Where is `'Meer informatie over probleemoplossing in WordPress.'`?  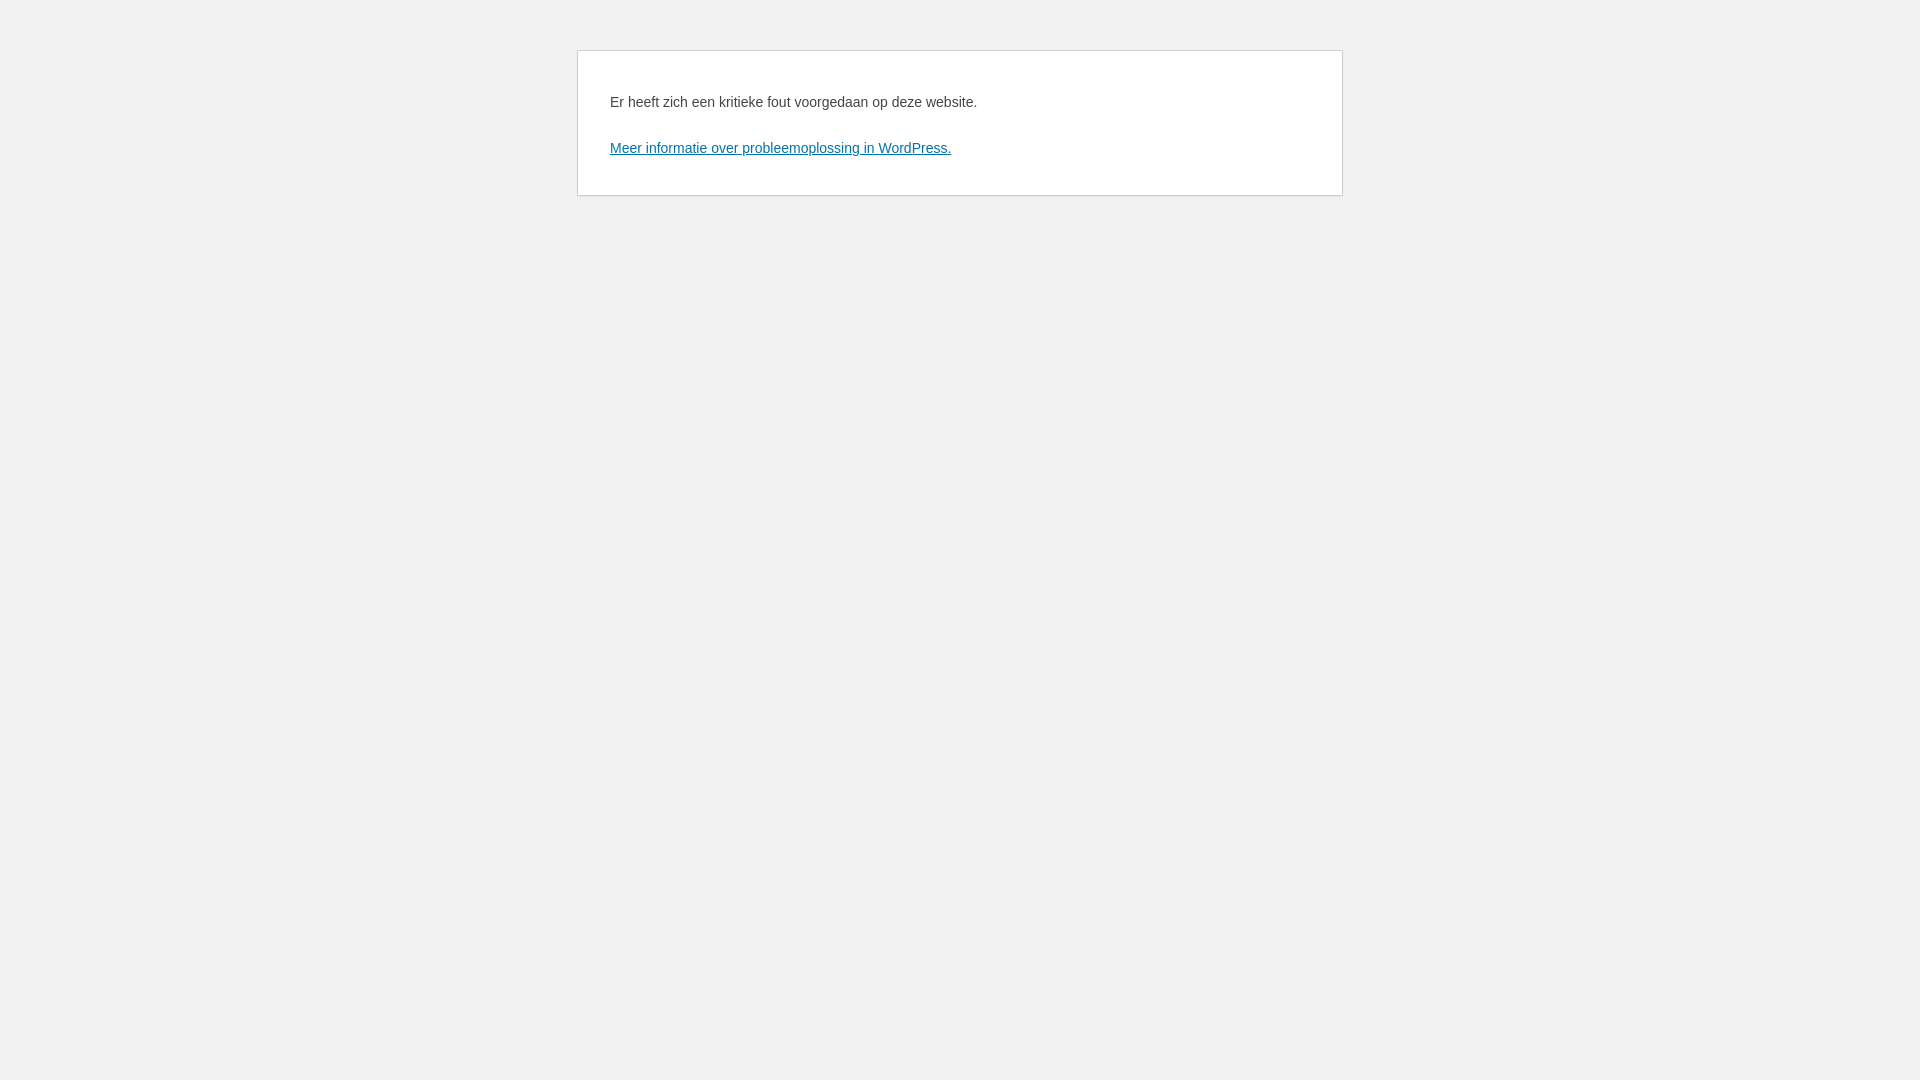
'Meer informatie over probleemoplossing in WordPress.' is located at coordinates (779, 146).